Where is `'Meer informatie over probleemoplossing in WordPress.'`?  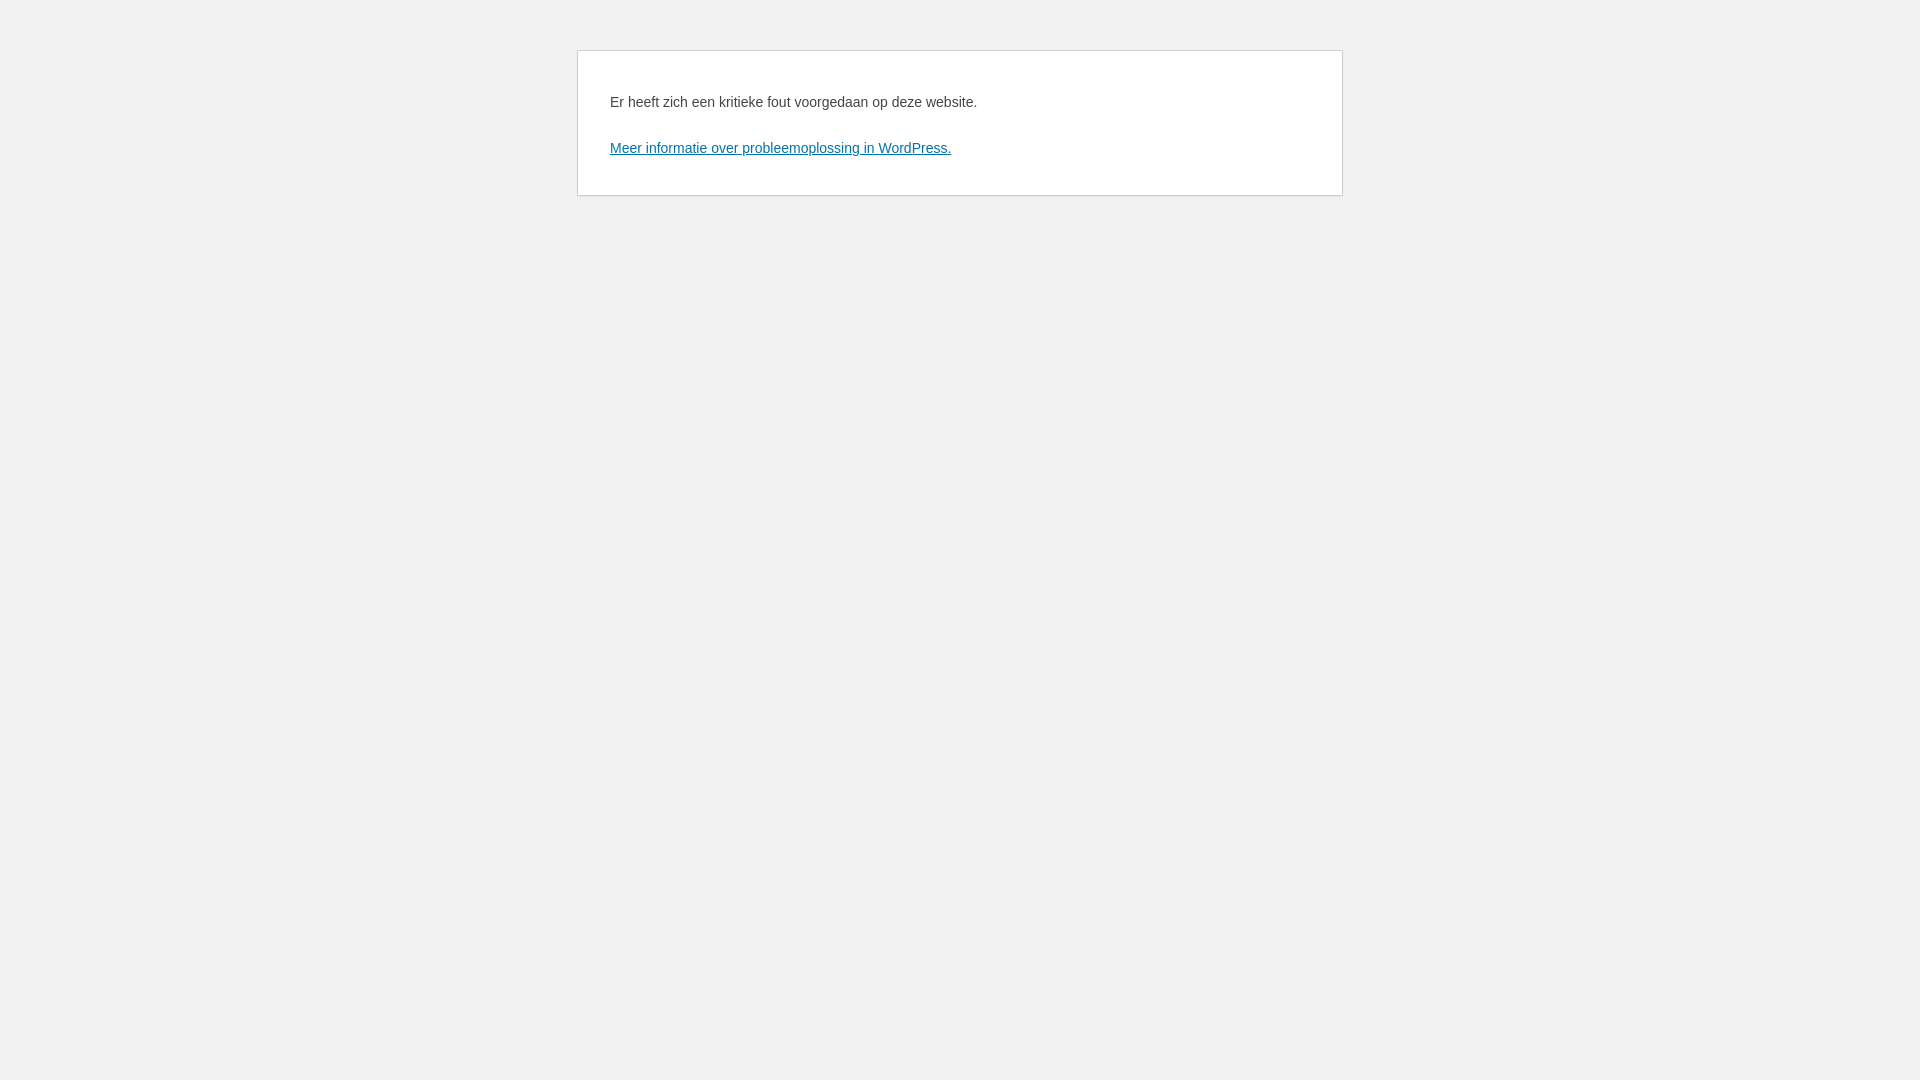
'Meer informatie over probleemoplossing in WordPress.' is located at coordinates (779, 146).